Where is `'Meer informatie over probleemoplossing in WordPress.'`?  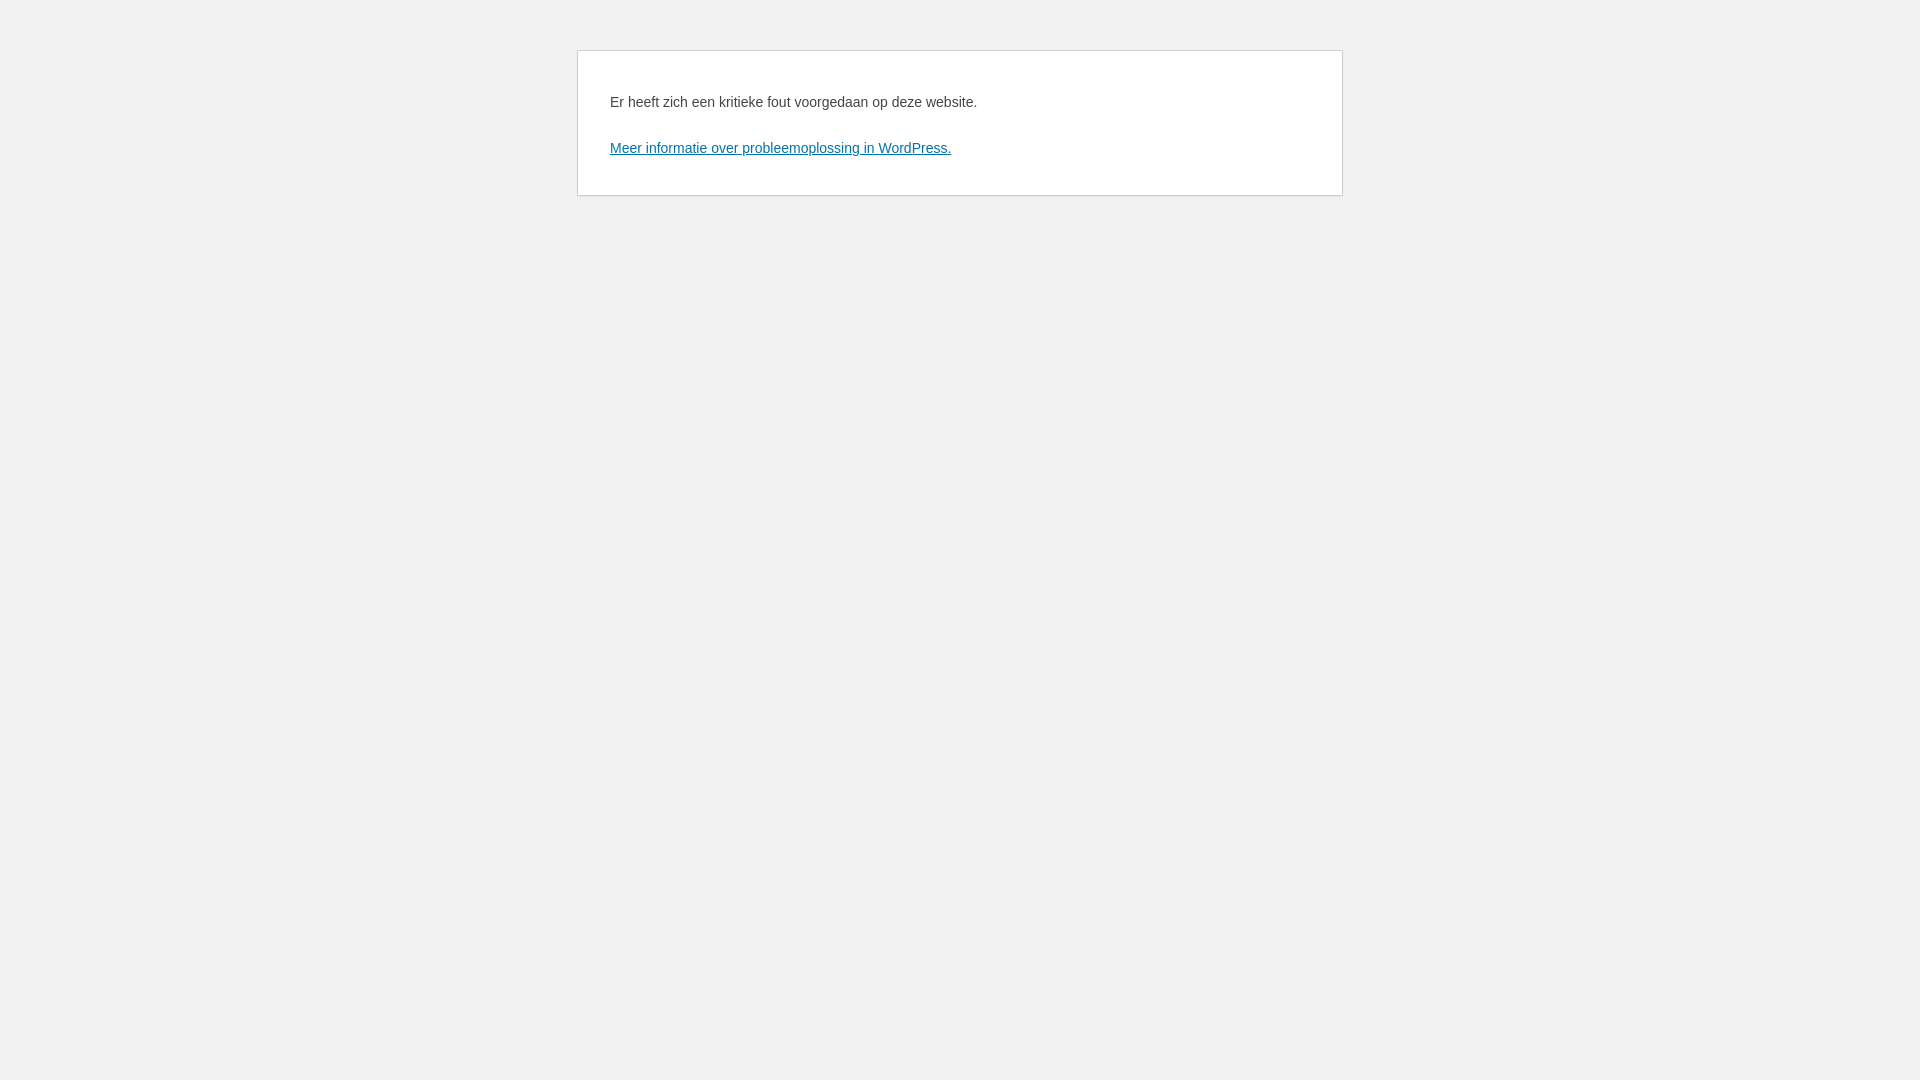
'Meer informatie over probleemoplossing in WordPress.' is located at coordinates (779, 146).